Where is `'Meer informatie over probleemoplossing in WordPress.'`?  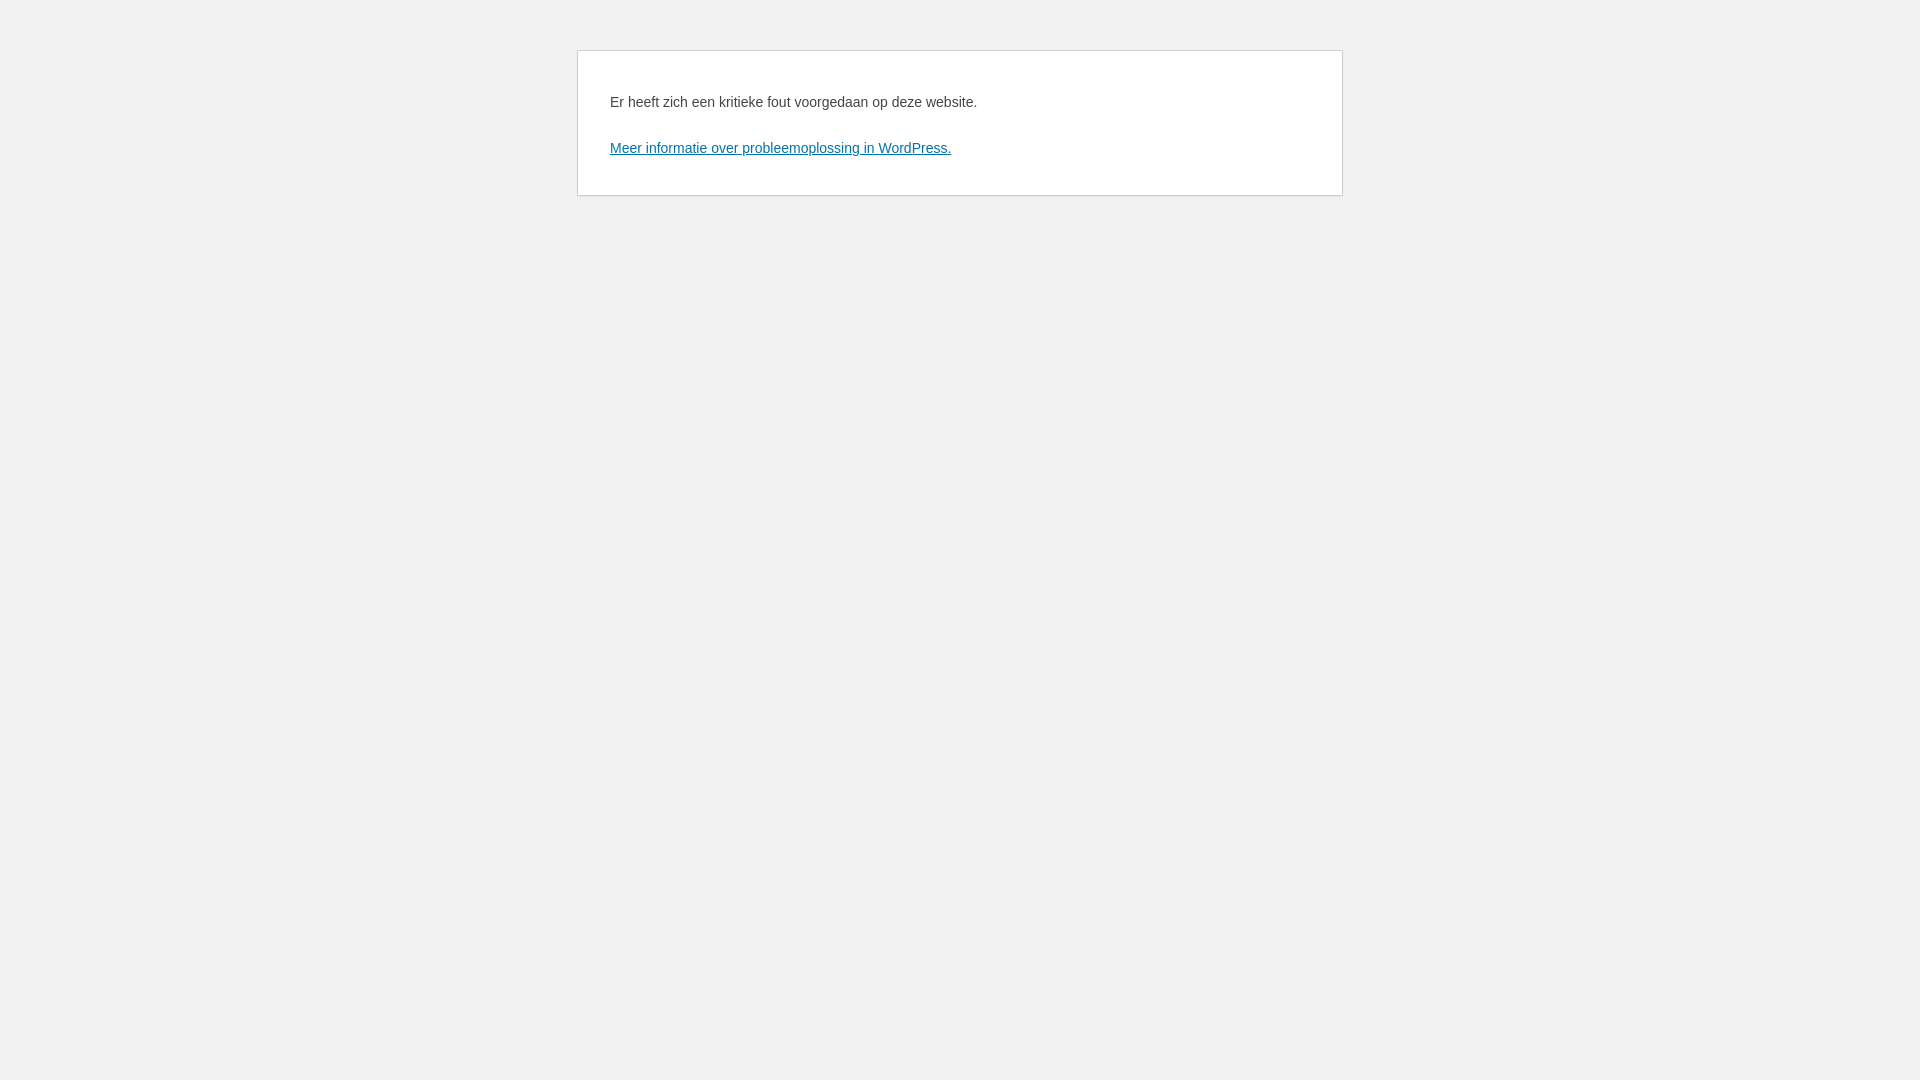
'Meer informatie over probleemoplossing in WordPress.' is located at coordinates (779, 146).